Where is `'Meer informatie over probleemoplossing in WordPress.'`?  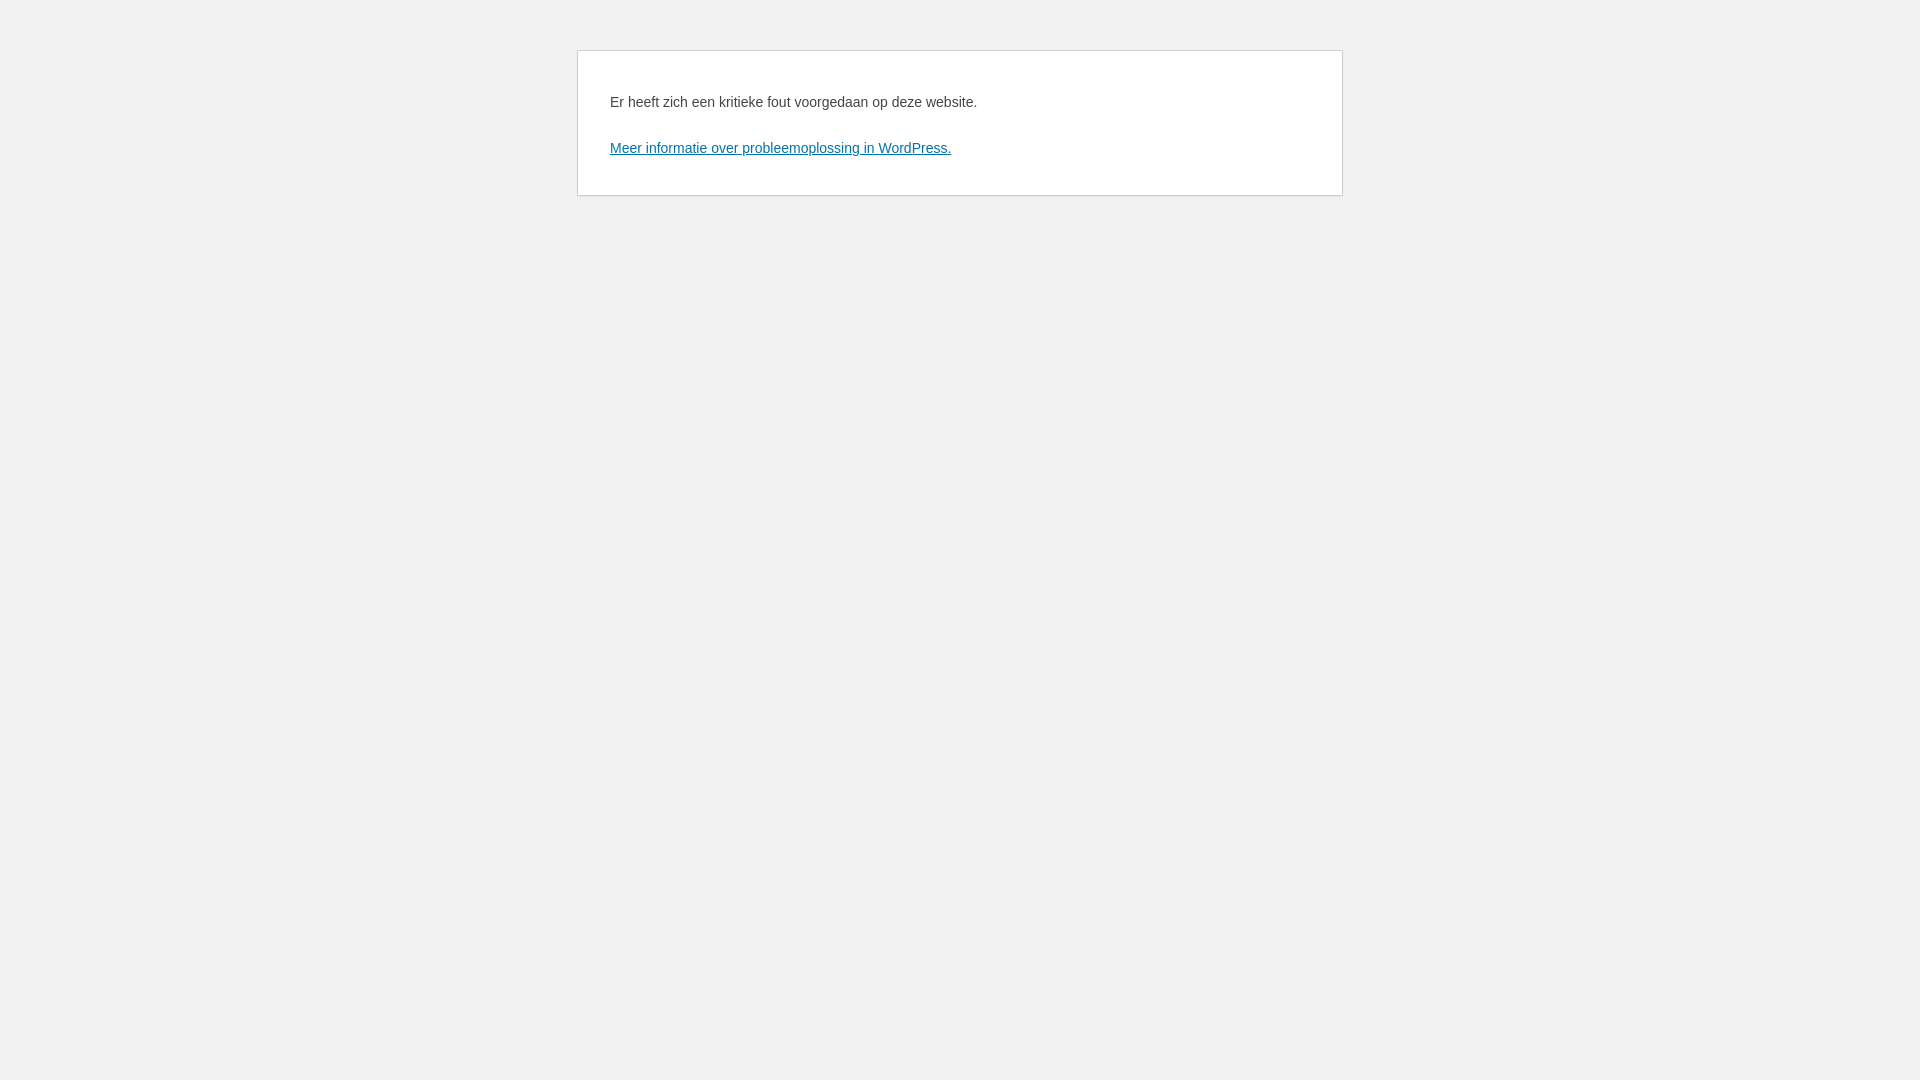
'Meer informatie over probleemoplossing in WordPress.' is located at coordinates (779, 146).